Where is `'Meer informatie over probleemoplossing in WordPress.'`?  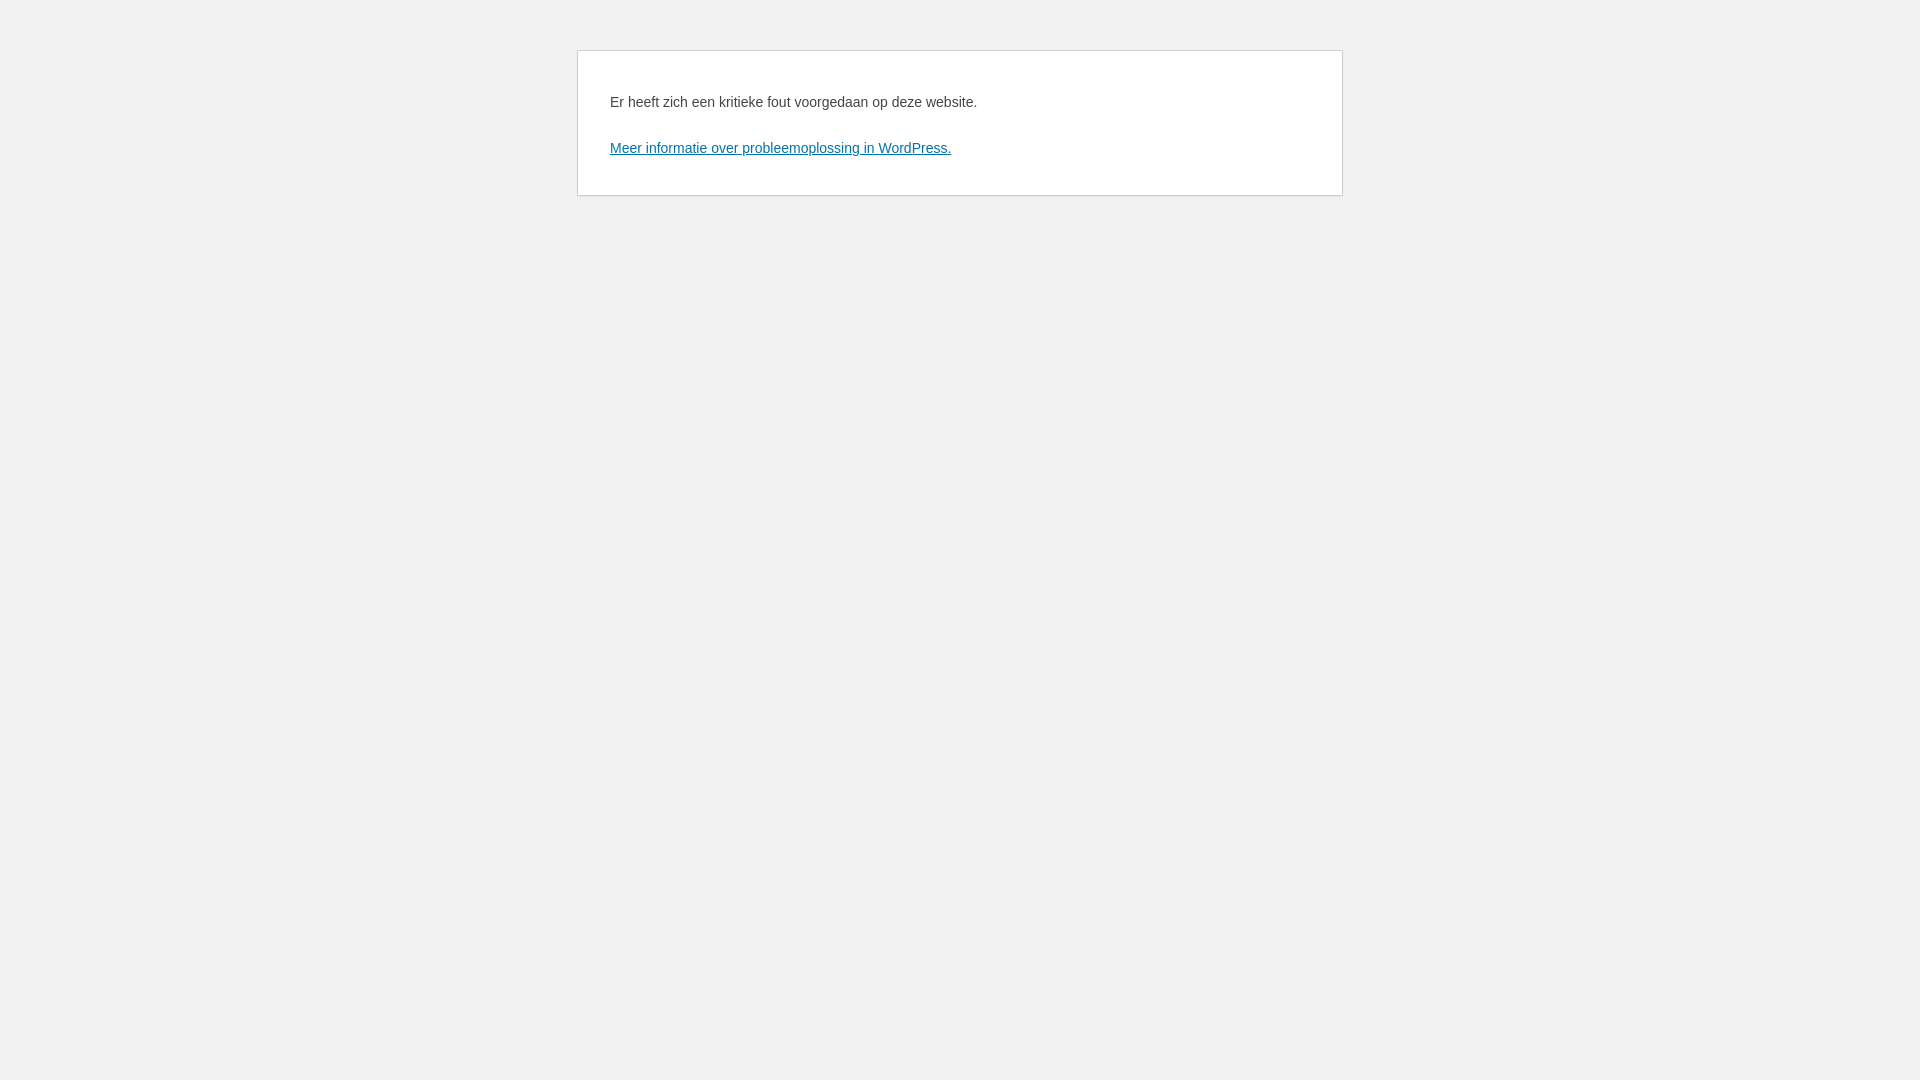
'Meer informatie over probleemoplossing in WordPress.' is located at coordinates (779, 146).